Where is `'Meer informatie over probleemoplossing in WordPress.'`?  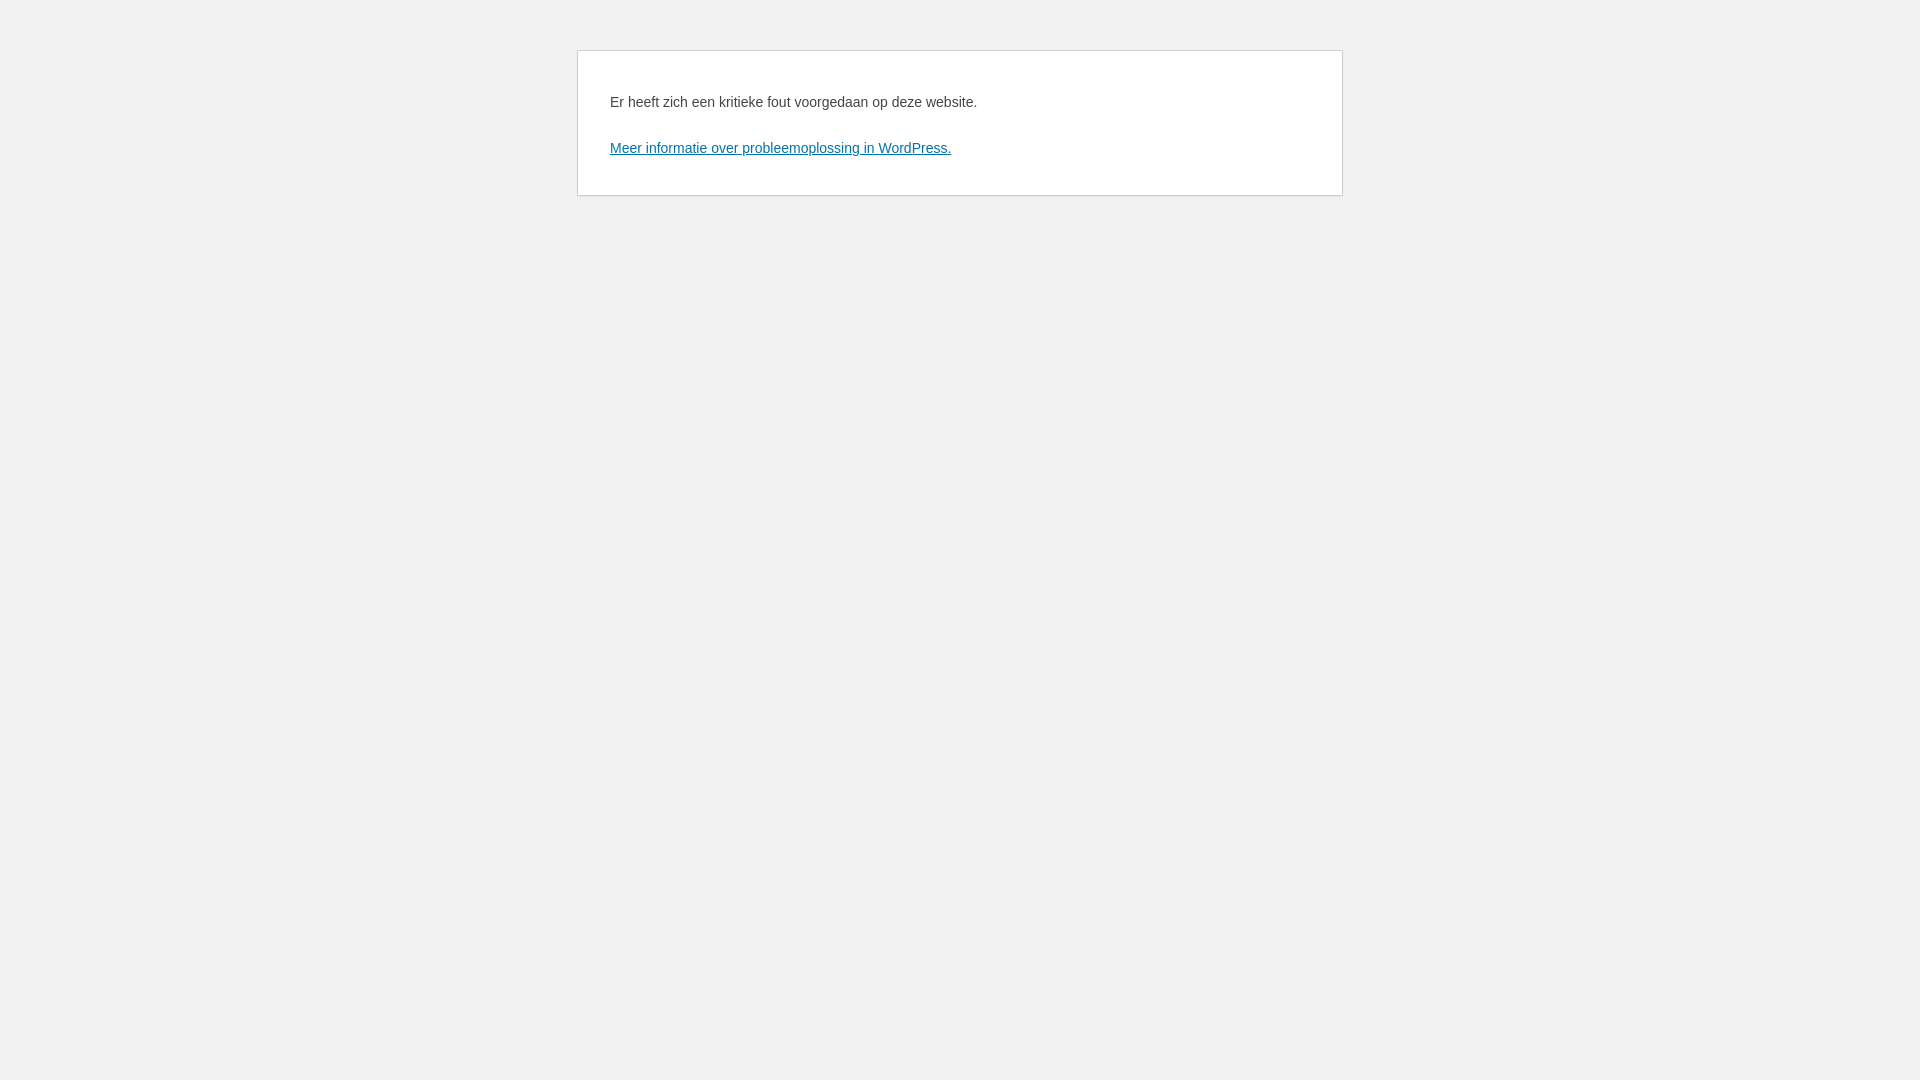
'Meer informatie over probleemoplossing in WordPress.' is located at coordinates (779, 146).